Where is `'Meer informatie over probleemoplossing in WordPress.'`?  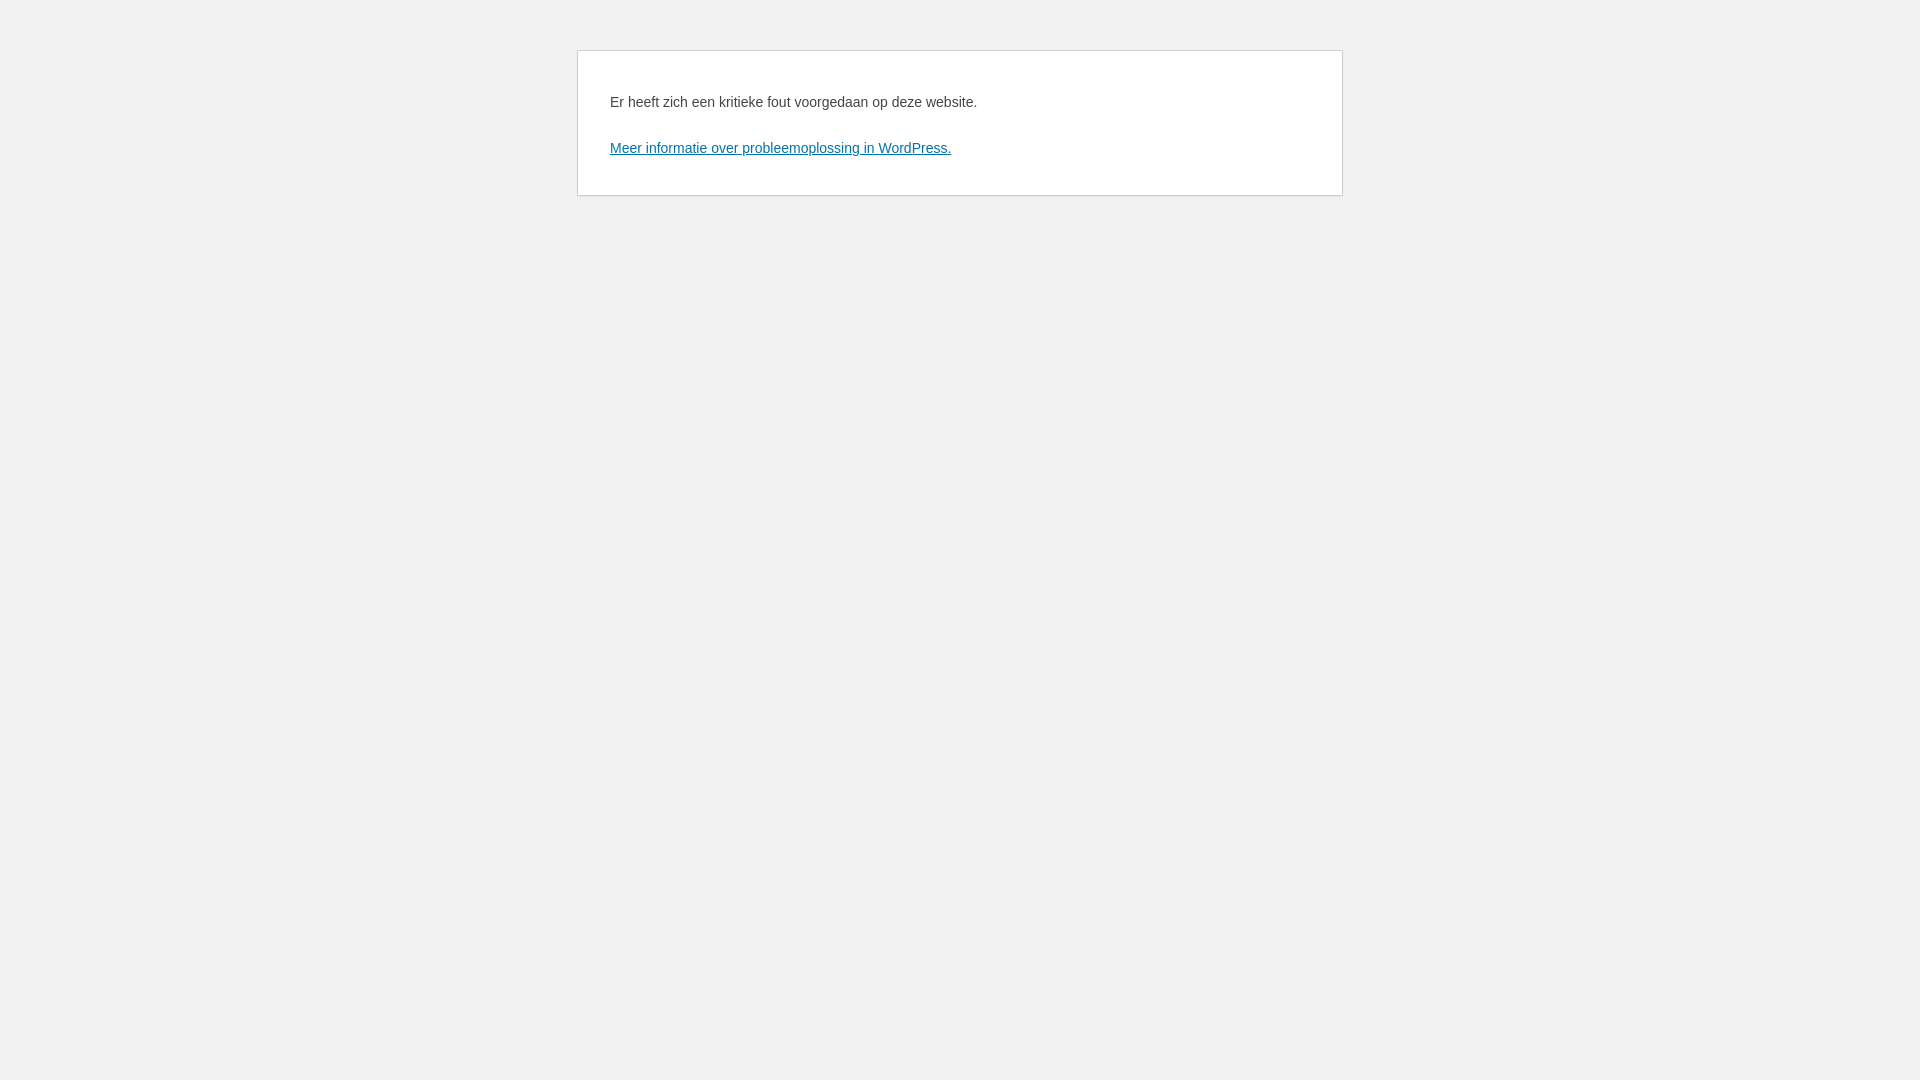
'Meer informatie over probleemoplossing in WordPress.' is located at coordinates (779, 146).